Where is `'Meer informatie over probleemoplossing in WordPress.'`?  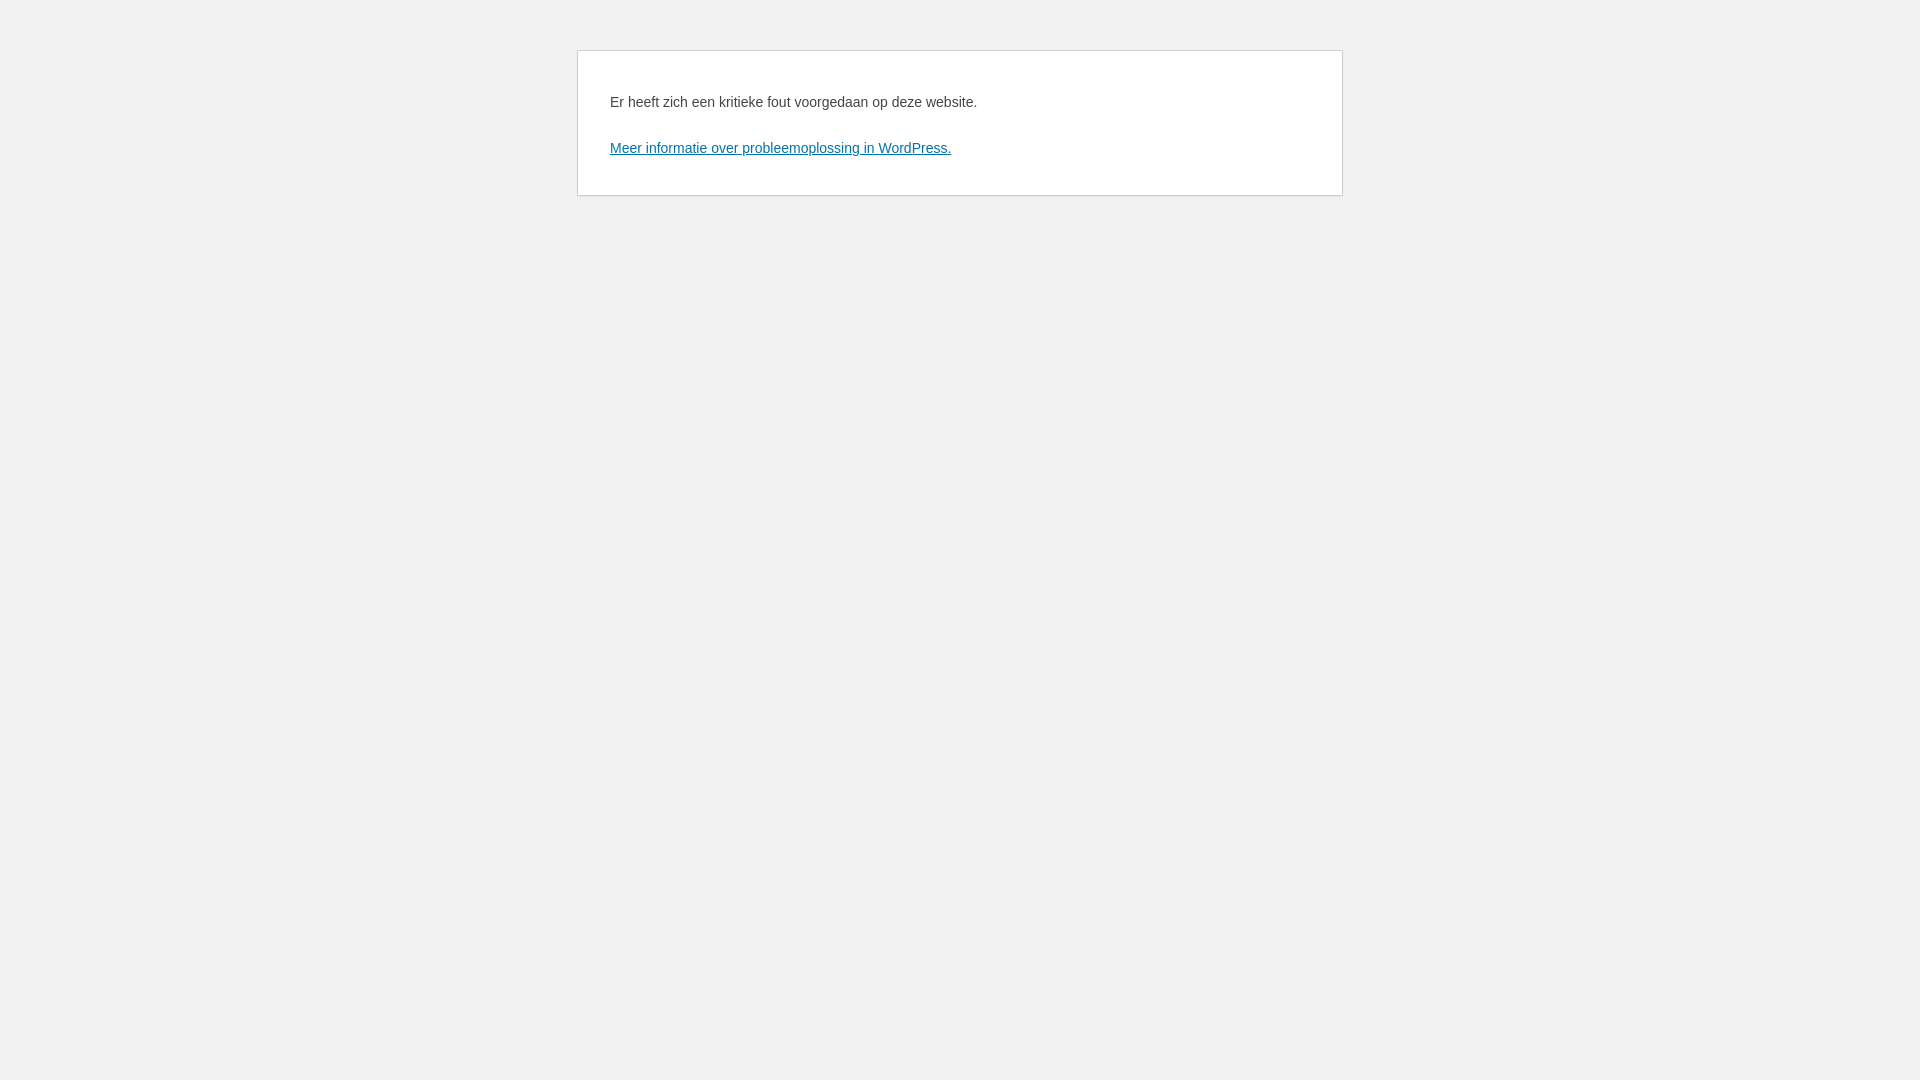
'Meer informatie over probleemoplossing in WordPress.' is located at coordinates (779, 146).